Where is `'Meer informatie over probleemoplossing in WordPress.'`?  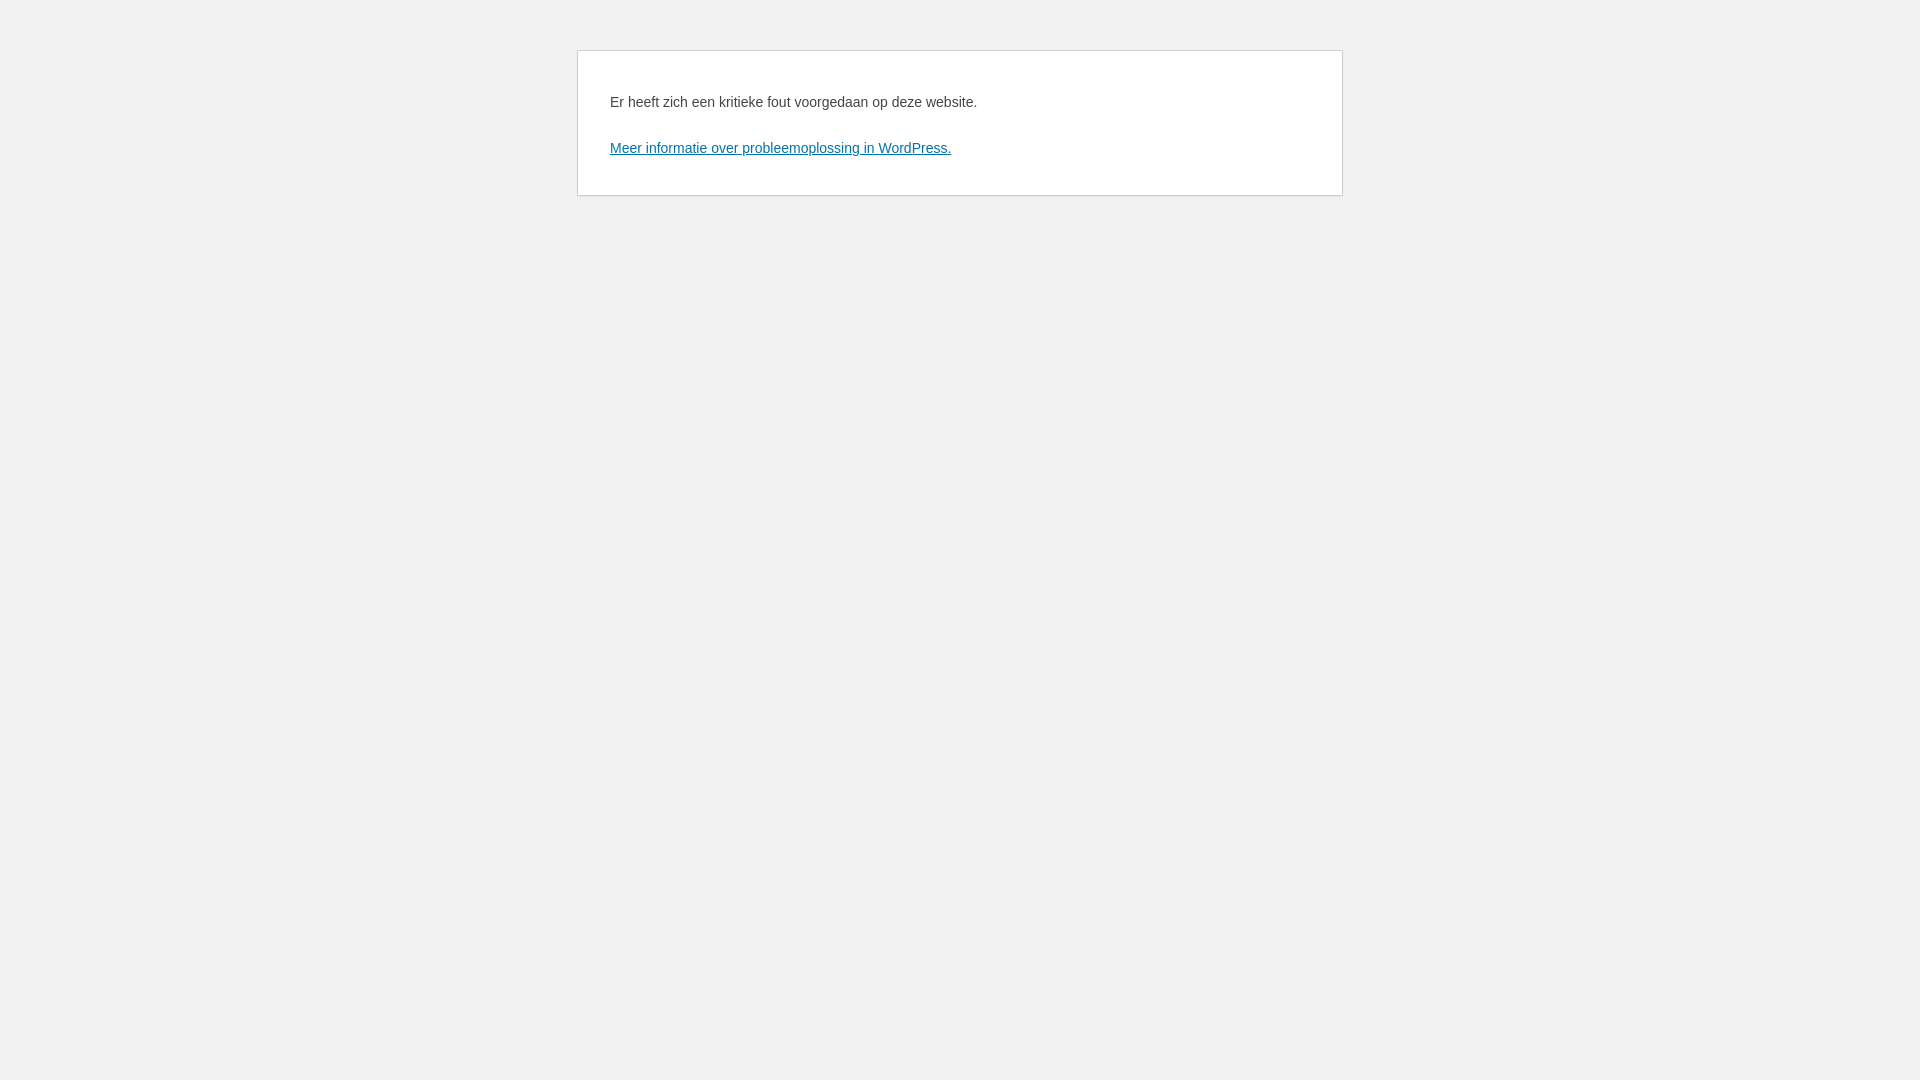
'Meer informatie over probleemoplossing in WordPress.' is located at coordinates (779, 146).